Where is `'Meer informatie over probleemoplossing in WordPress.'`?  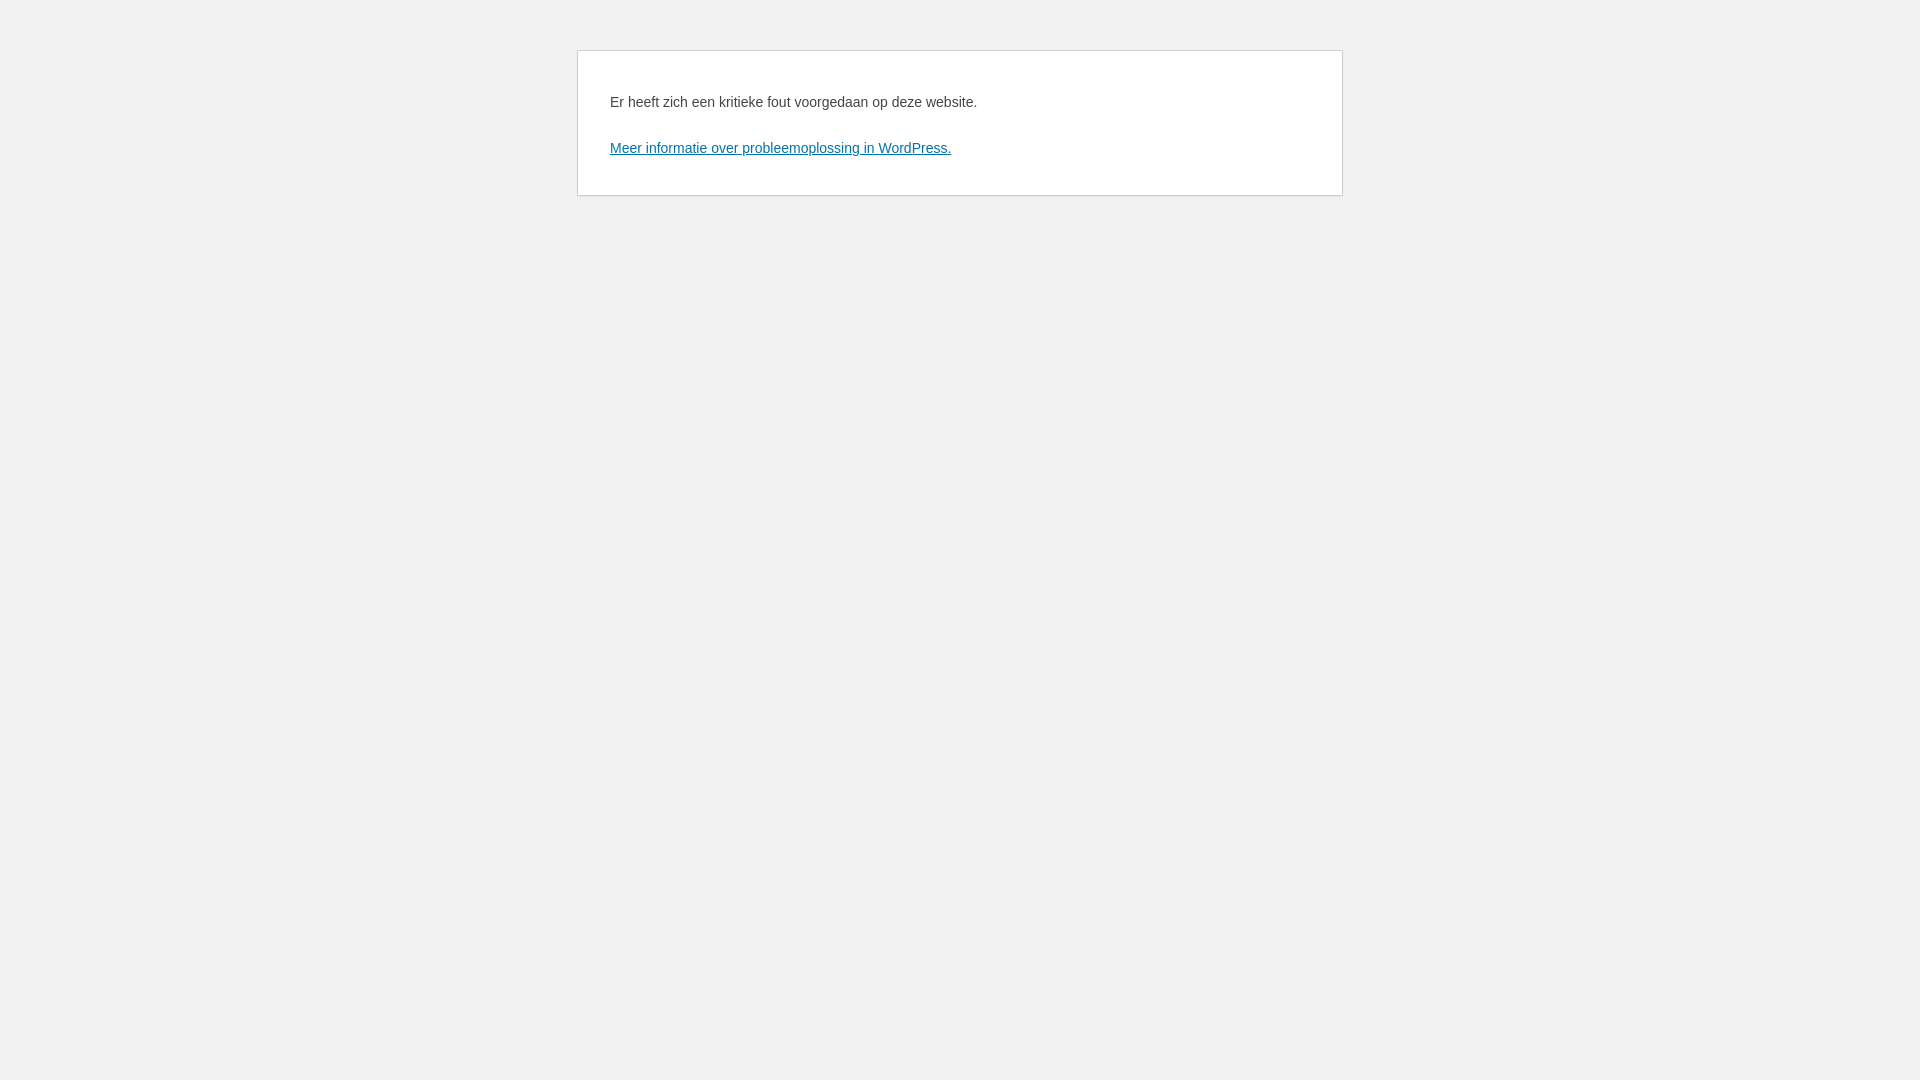
'Meer informatie over probleemoplossing in WordPress.' is located at coordinates (779, 146).